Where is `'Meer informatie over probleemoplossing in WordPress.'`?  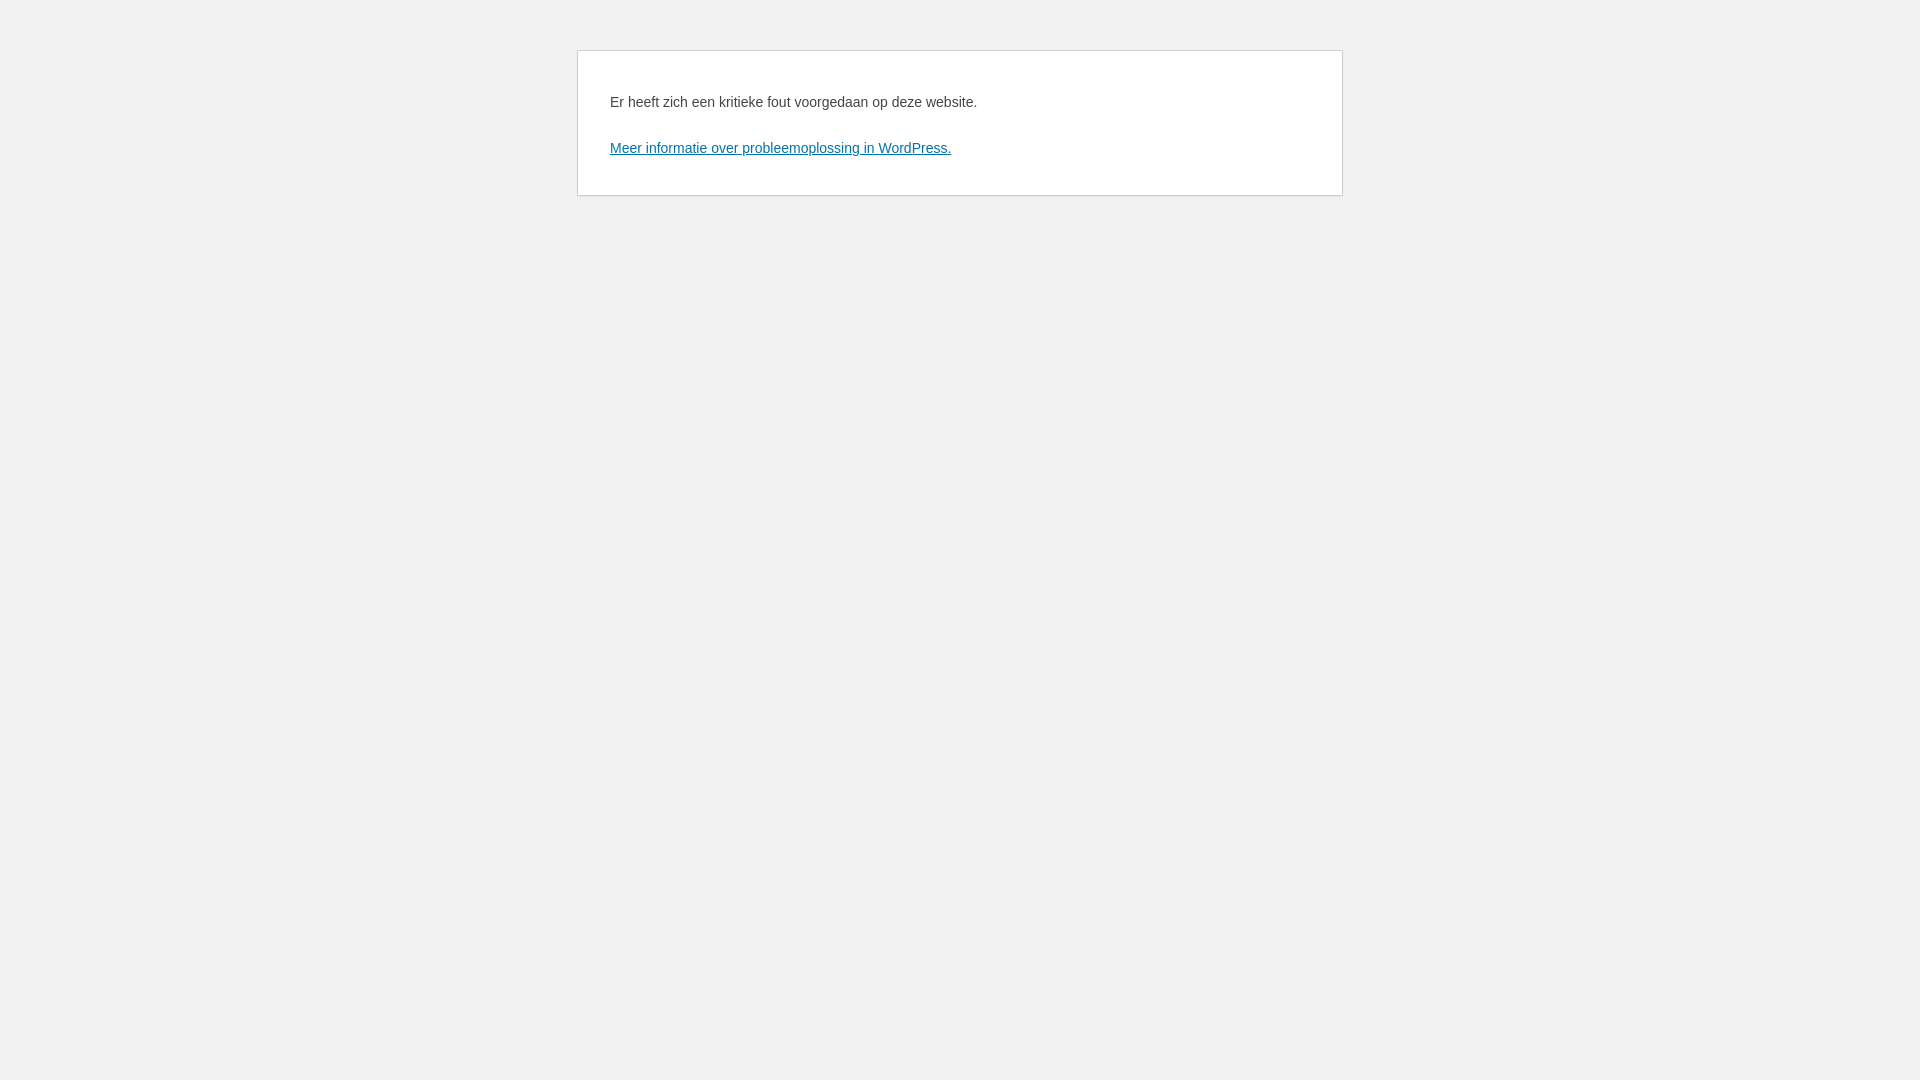
'Meer informatie over probleemoplossing in WordPress.' is located at coordinates (779, 146).